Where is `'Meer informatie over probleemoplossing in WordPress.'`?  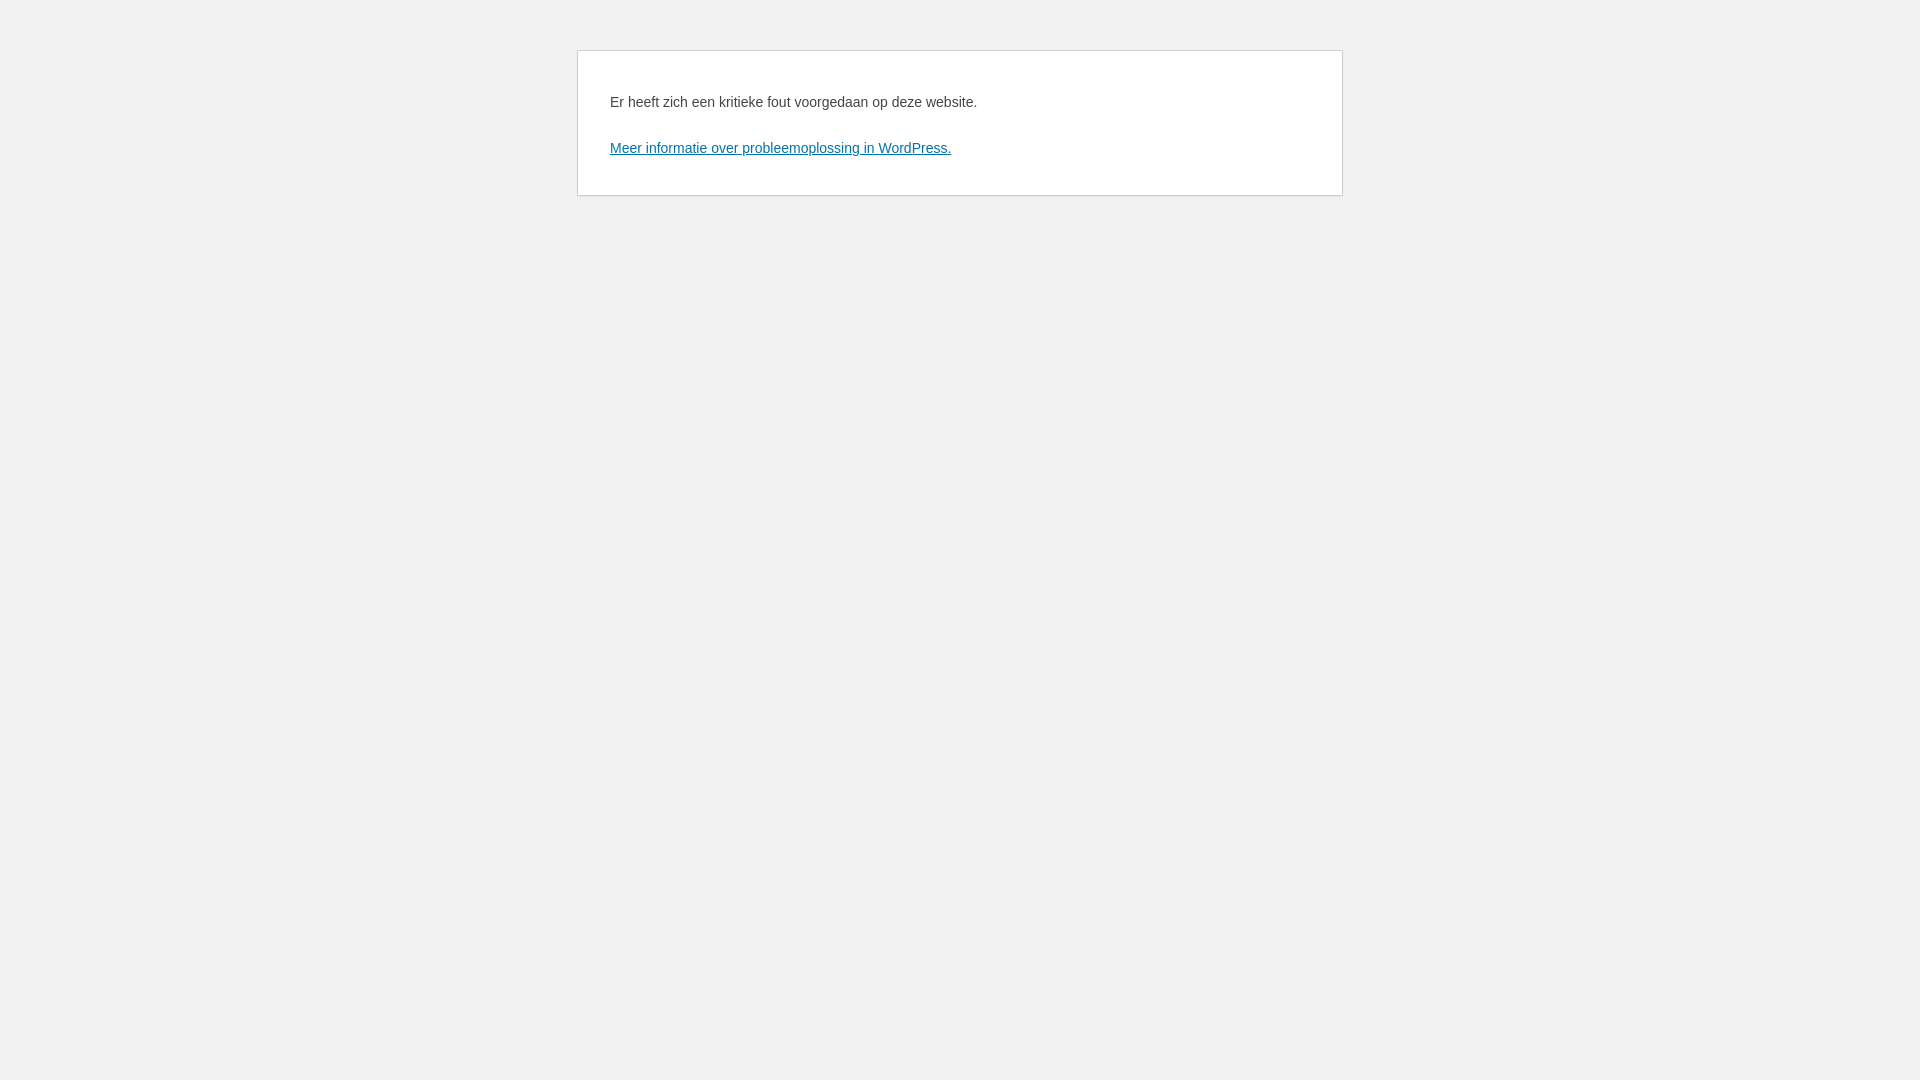
'Meer informatie over probleemoplossing in WordPress.' is located at coordinates (779, 146).